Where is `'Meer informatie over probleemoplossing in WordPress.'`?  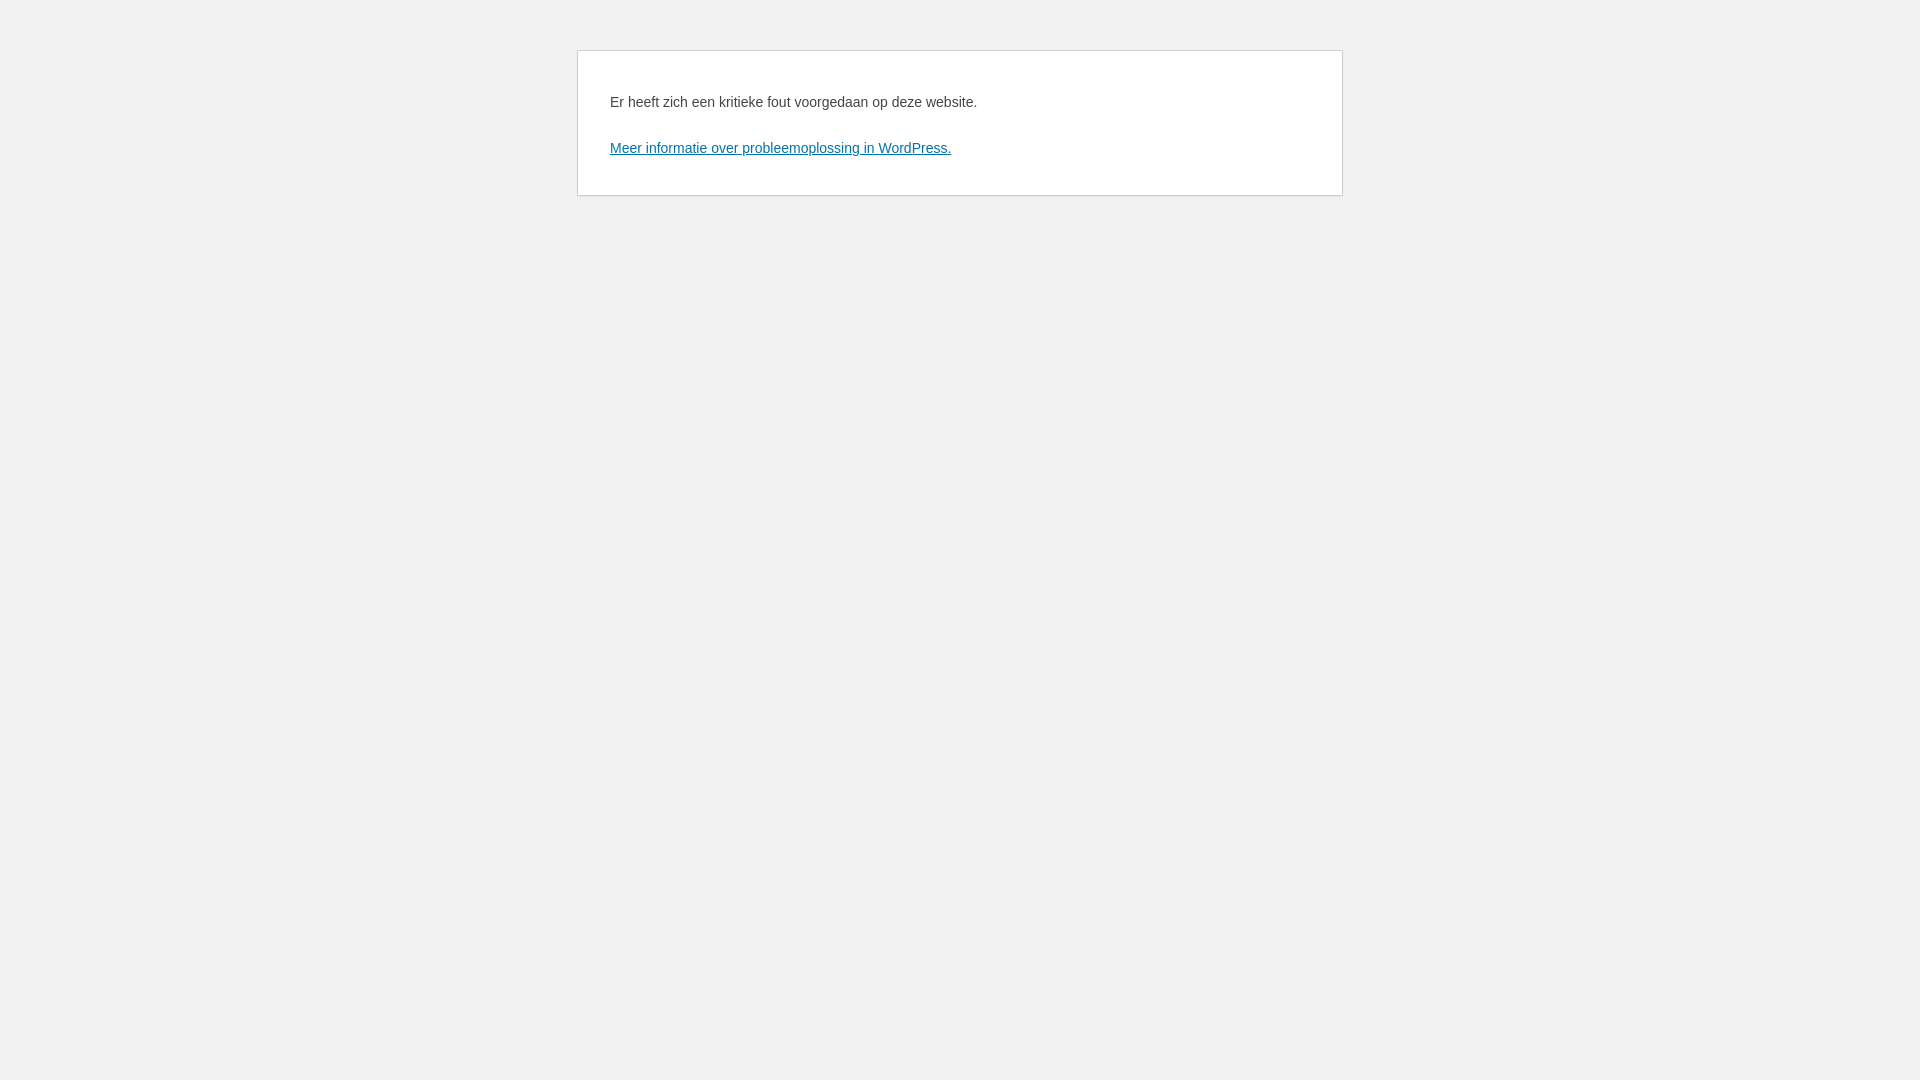
'Meer informatie over probleemoplossing in WordPress.' is located at coordinates (779, 146).